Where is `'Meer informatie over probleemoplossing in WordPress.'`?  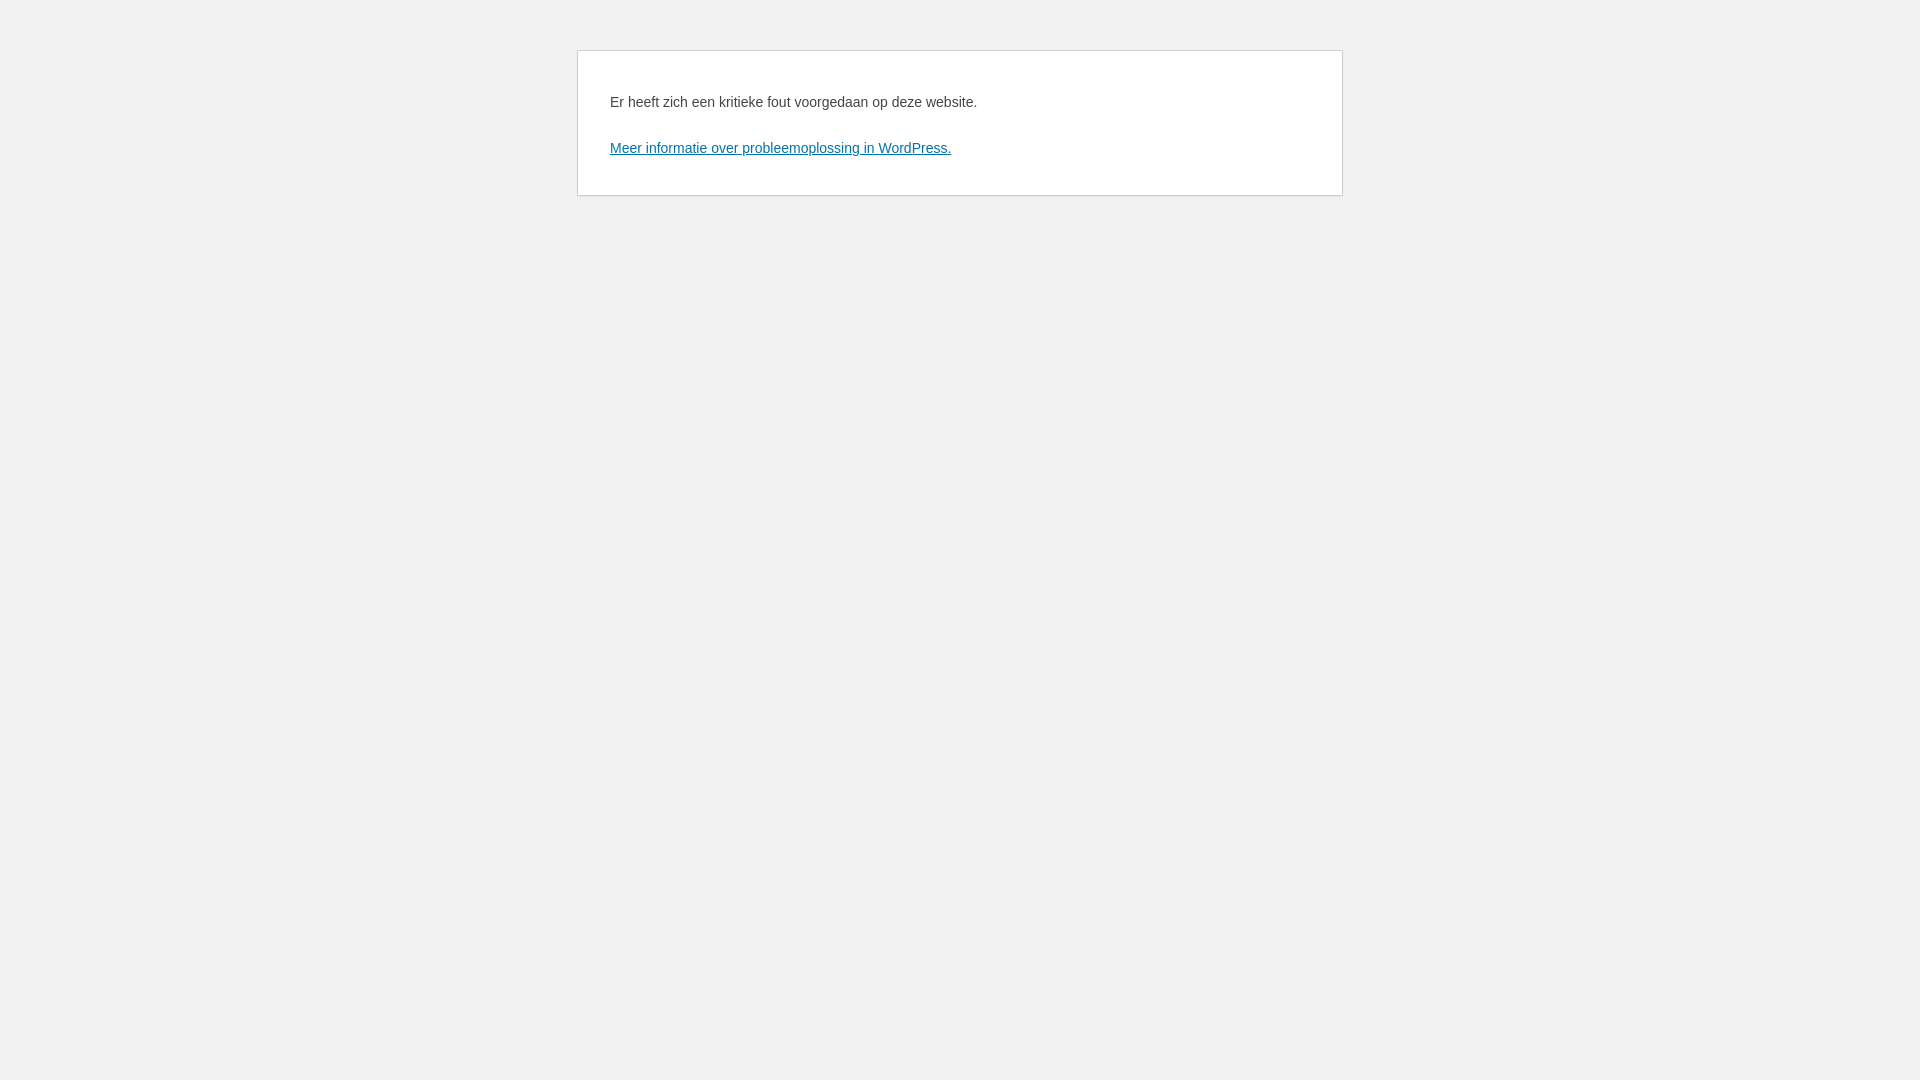
'Meer informatie over probleemoplossing in WordPress.' is located at coordinates (779, 146).